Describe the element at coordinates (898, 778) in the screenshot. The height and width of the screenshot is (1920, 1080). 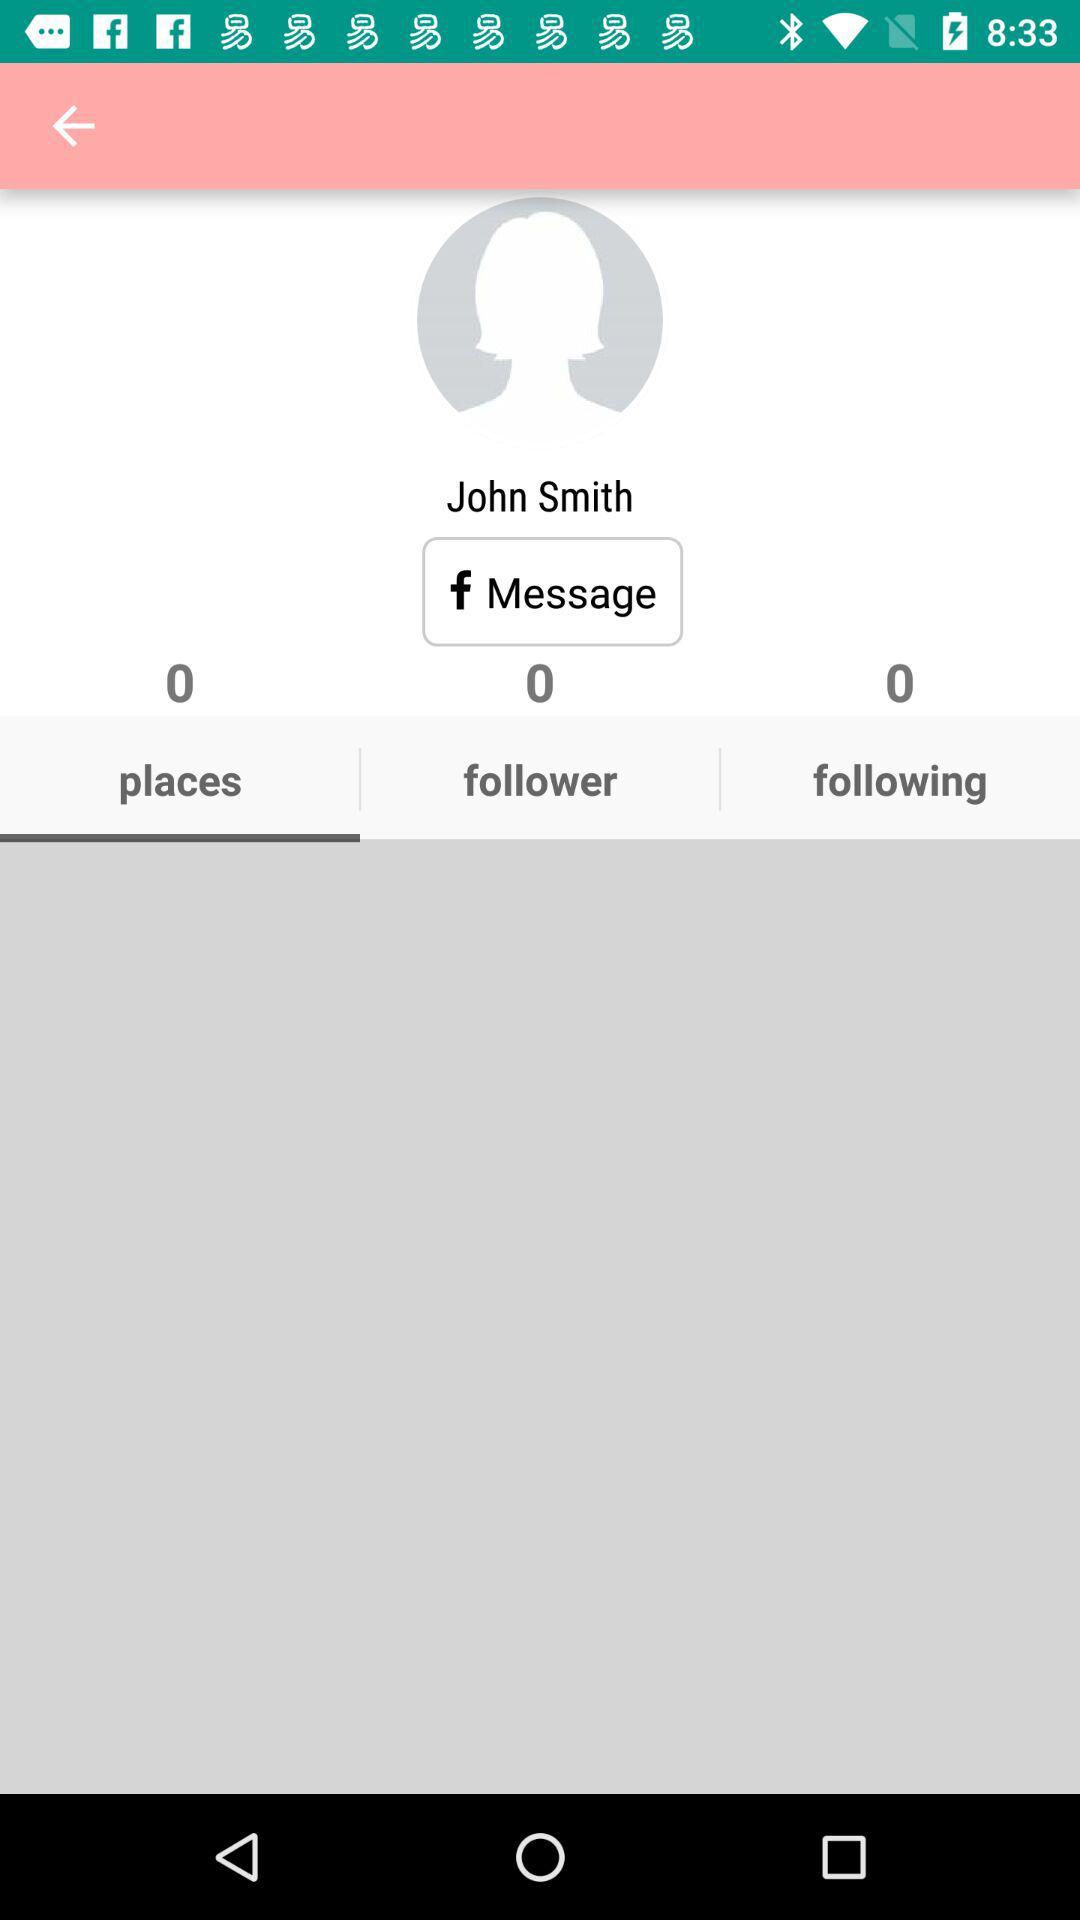
I see `app to the right of the follower icon` at that location.